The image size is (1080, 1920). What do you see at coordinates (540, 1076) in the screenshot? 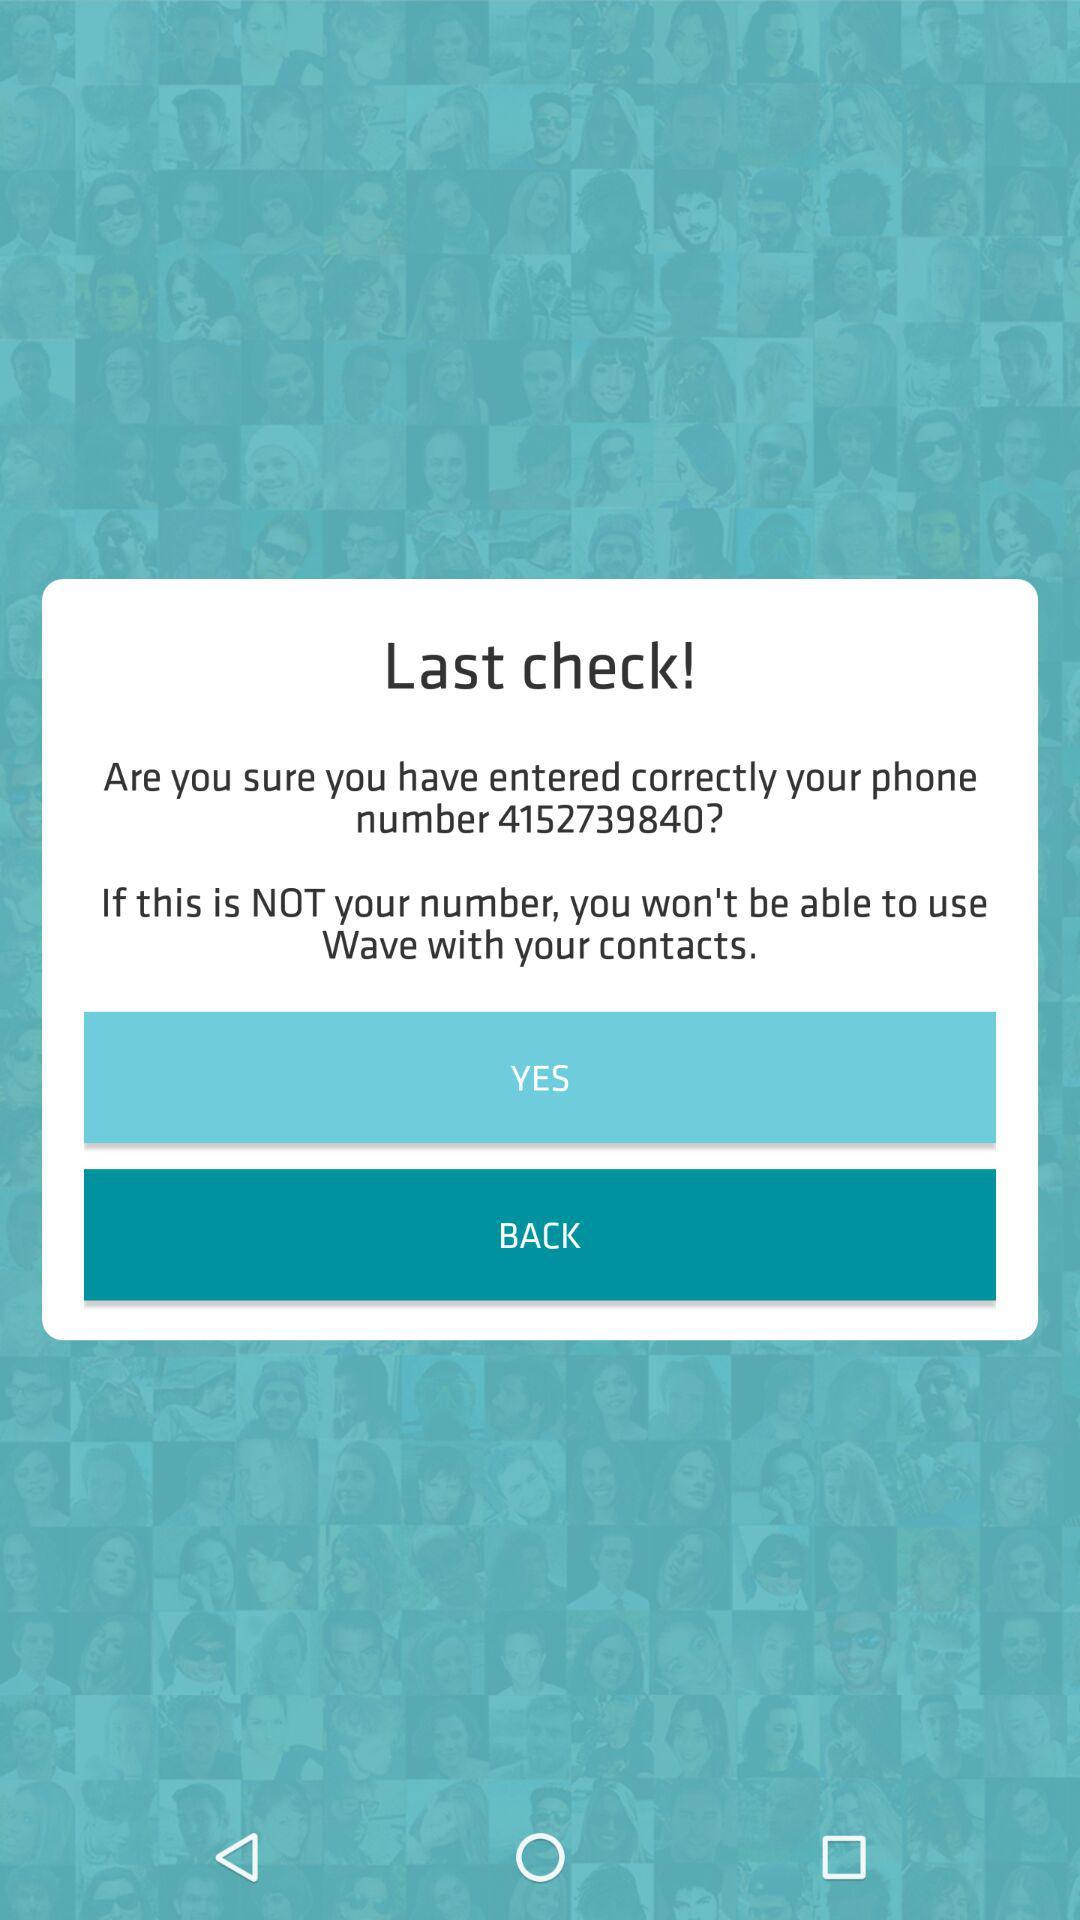
I see `the yes item` at bounding box center [540, 1076].